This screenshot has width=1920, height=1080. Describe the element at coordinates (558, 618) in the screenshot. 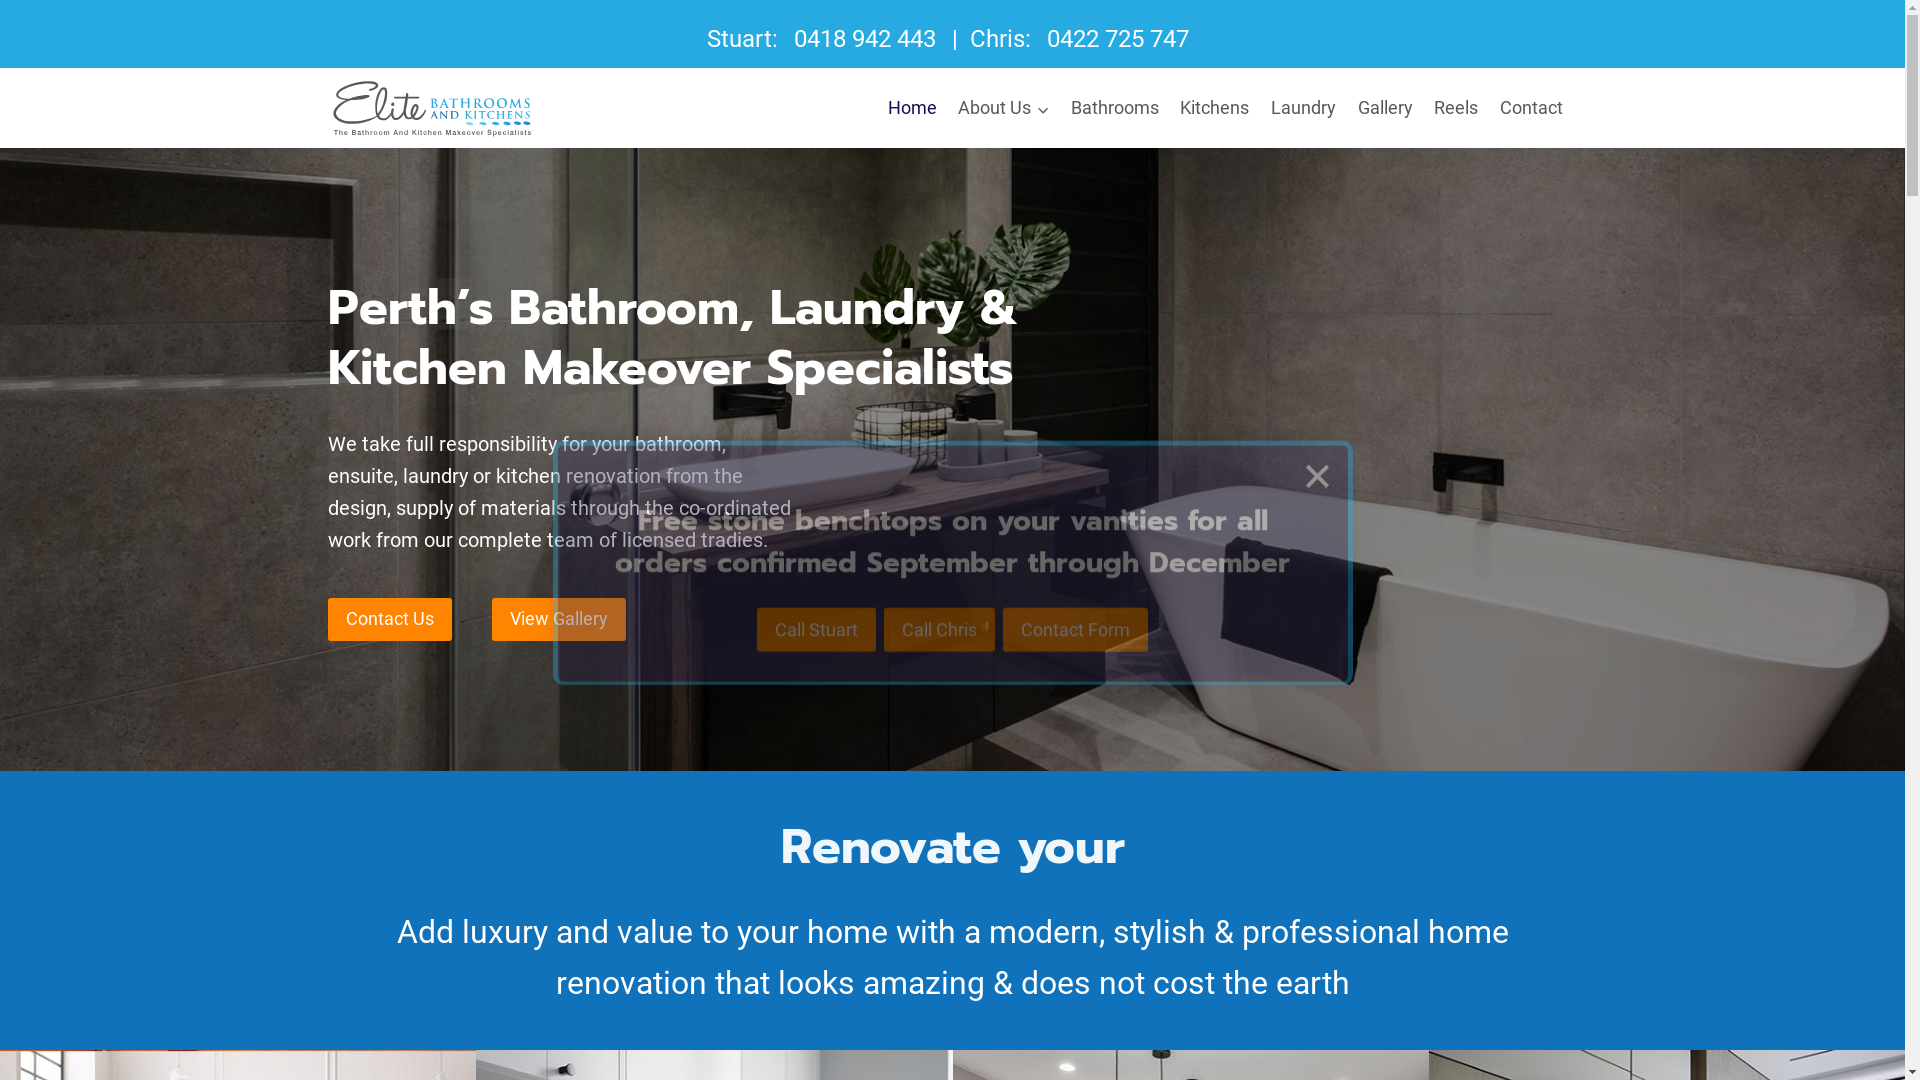

I see `'View Gallery'` at that location.